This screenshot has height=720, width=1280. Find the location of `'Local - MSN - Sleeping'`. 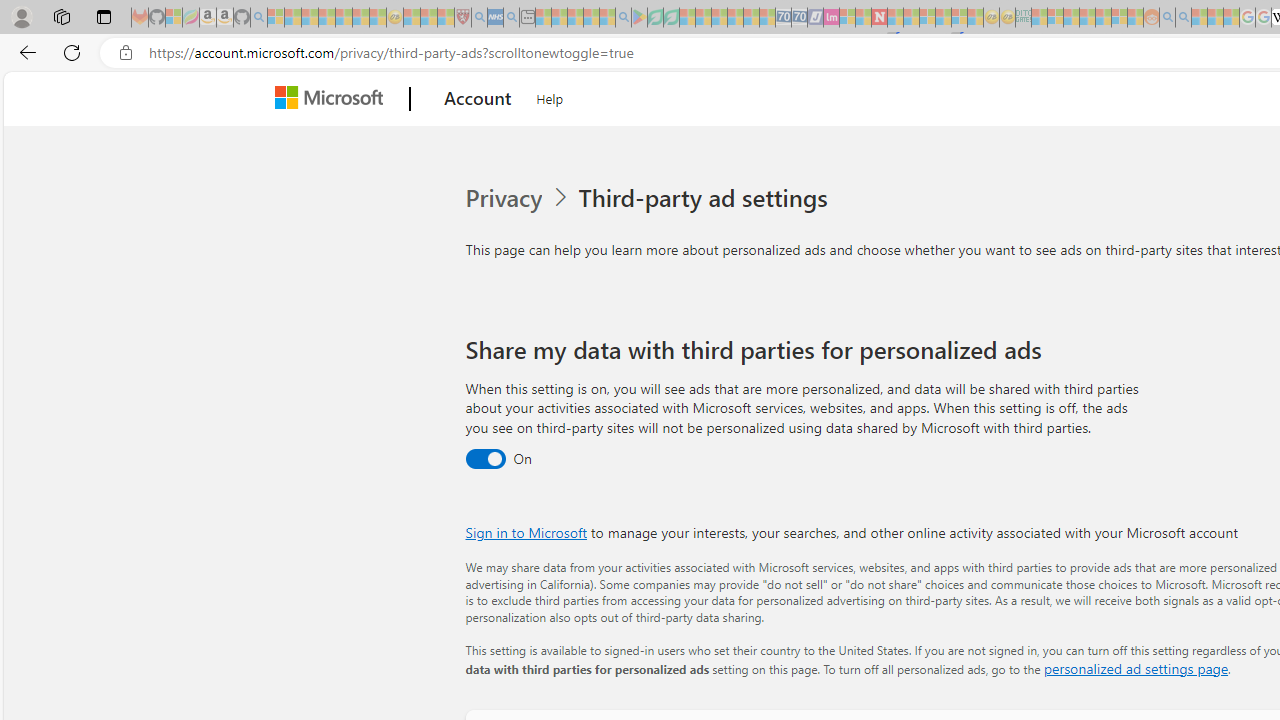

'Local - MSN - Sleeping' is located at coordinates (445, 17).